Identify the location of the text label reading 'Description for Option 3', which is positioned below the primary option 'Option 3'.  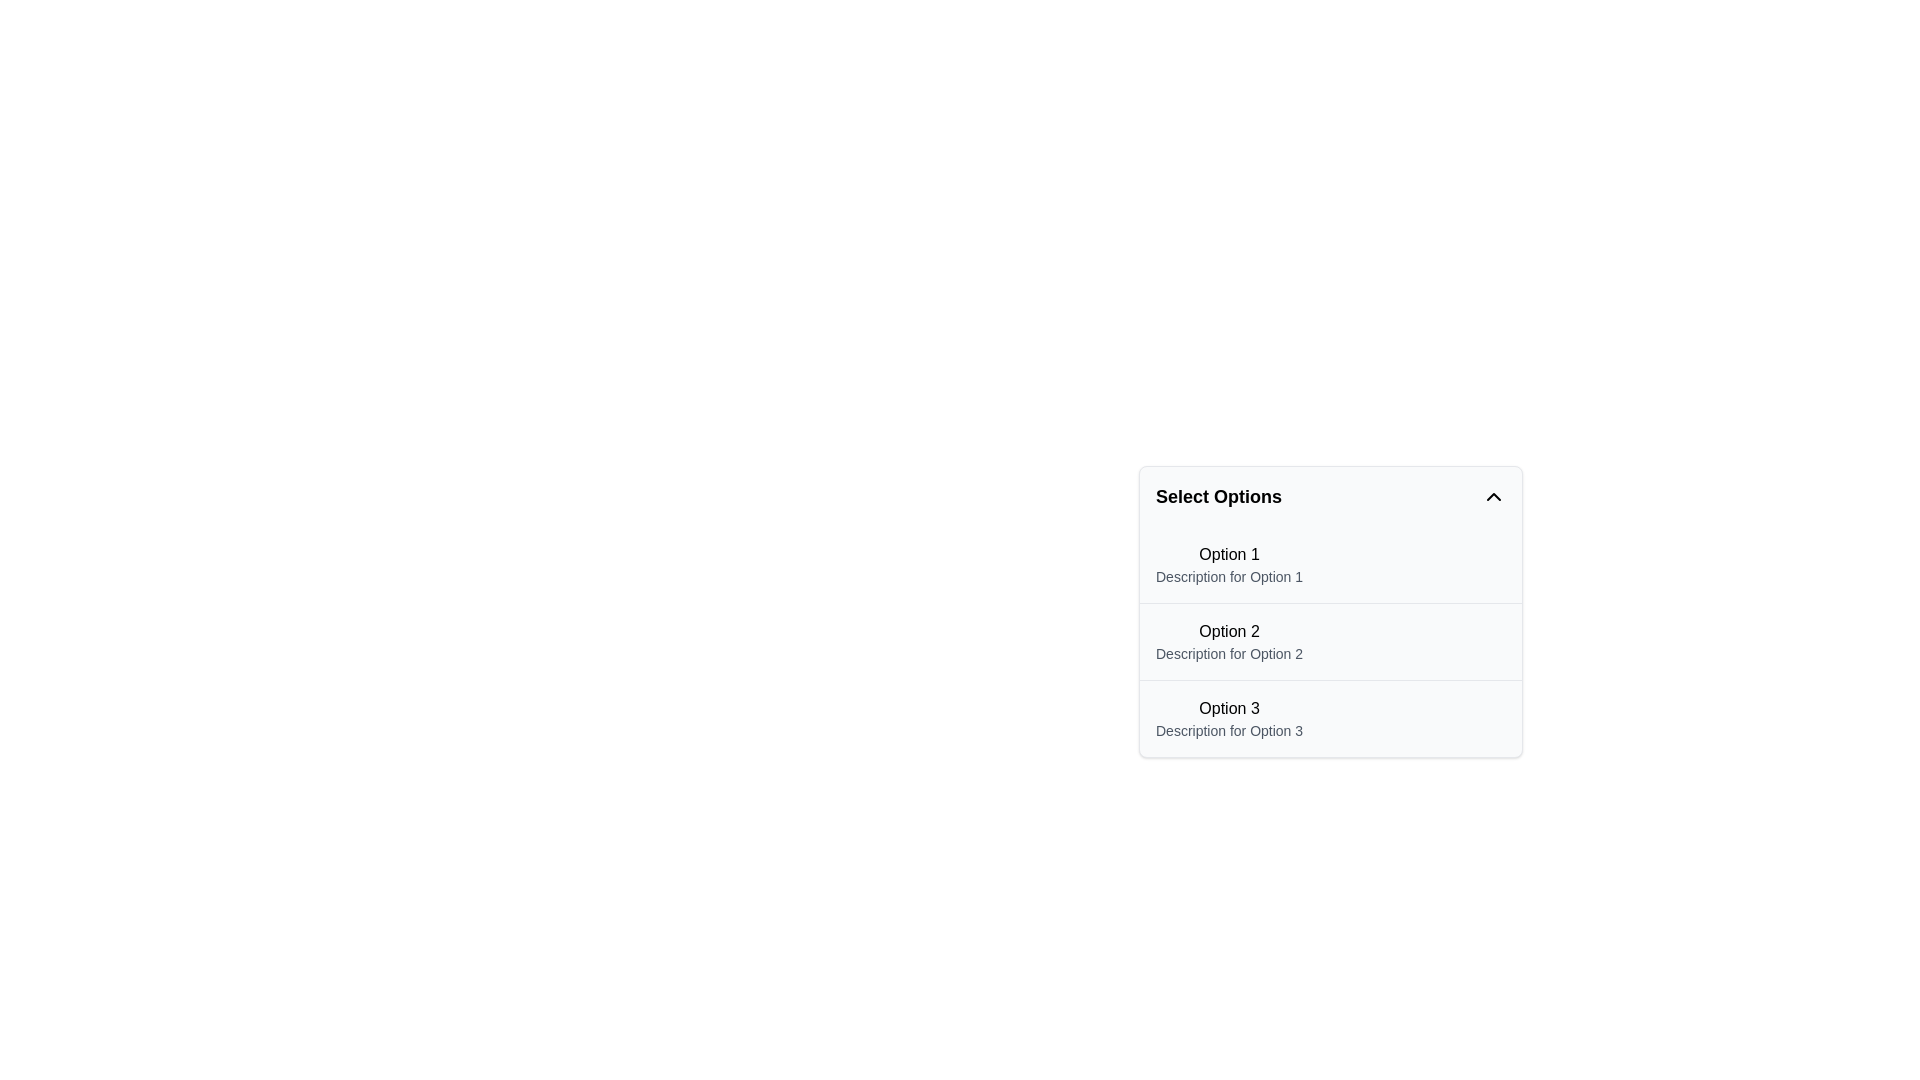
(1228, 731).